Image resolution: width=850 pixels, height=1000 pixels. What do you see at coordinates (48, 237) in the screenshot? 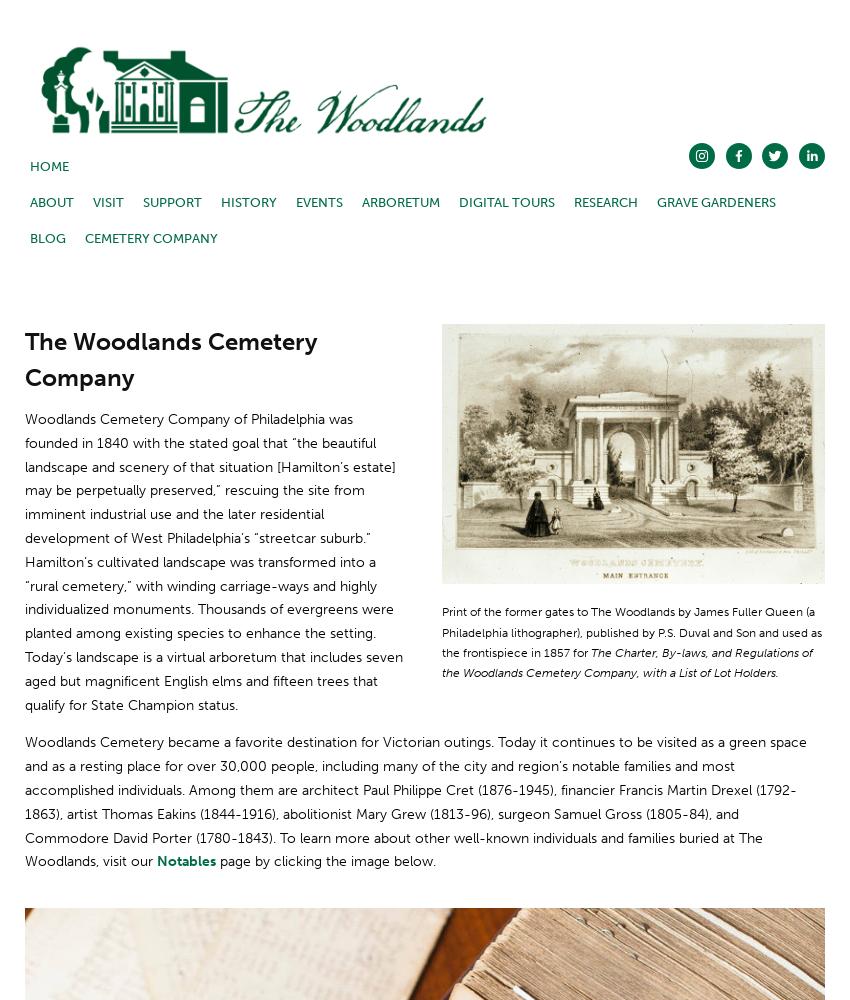
I see `'Blog'` at bounding box center [48, 237].